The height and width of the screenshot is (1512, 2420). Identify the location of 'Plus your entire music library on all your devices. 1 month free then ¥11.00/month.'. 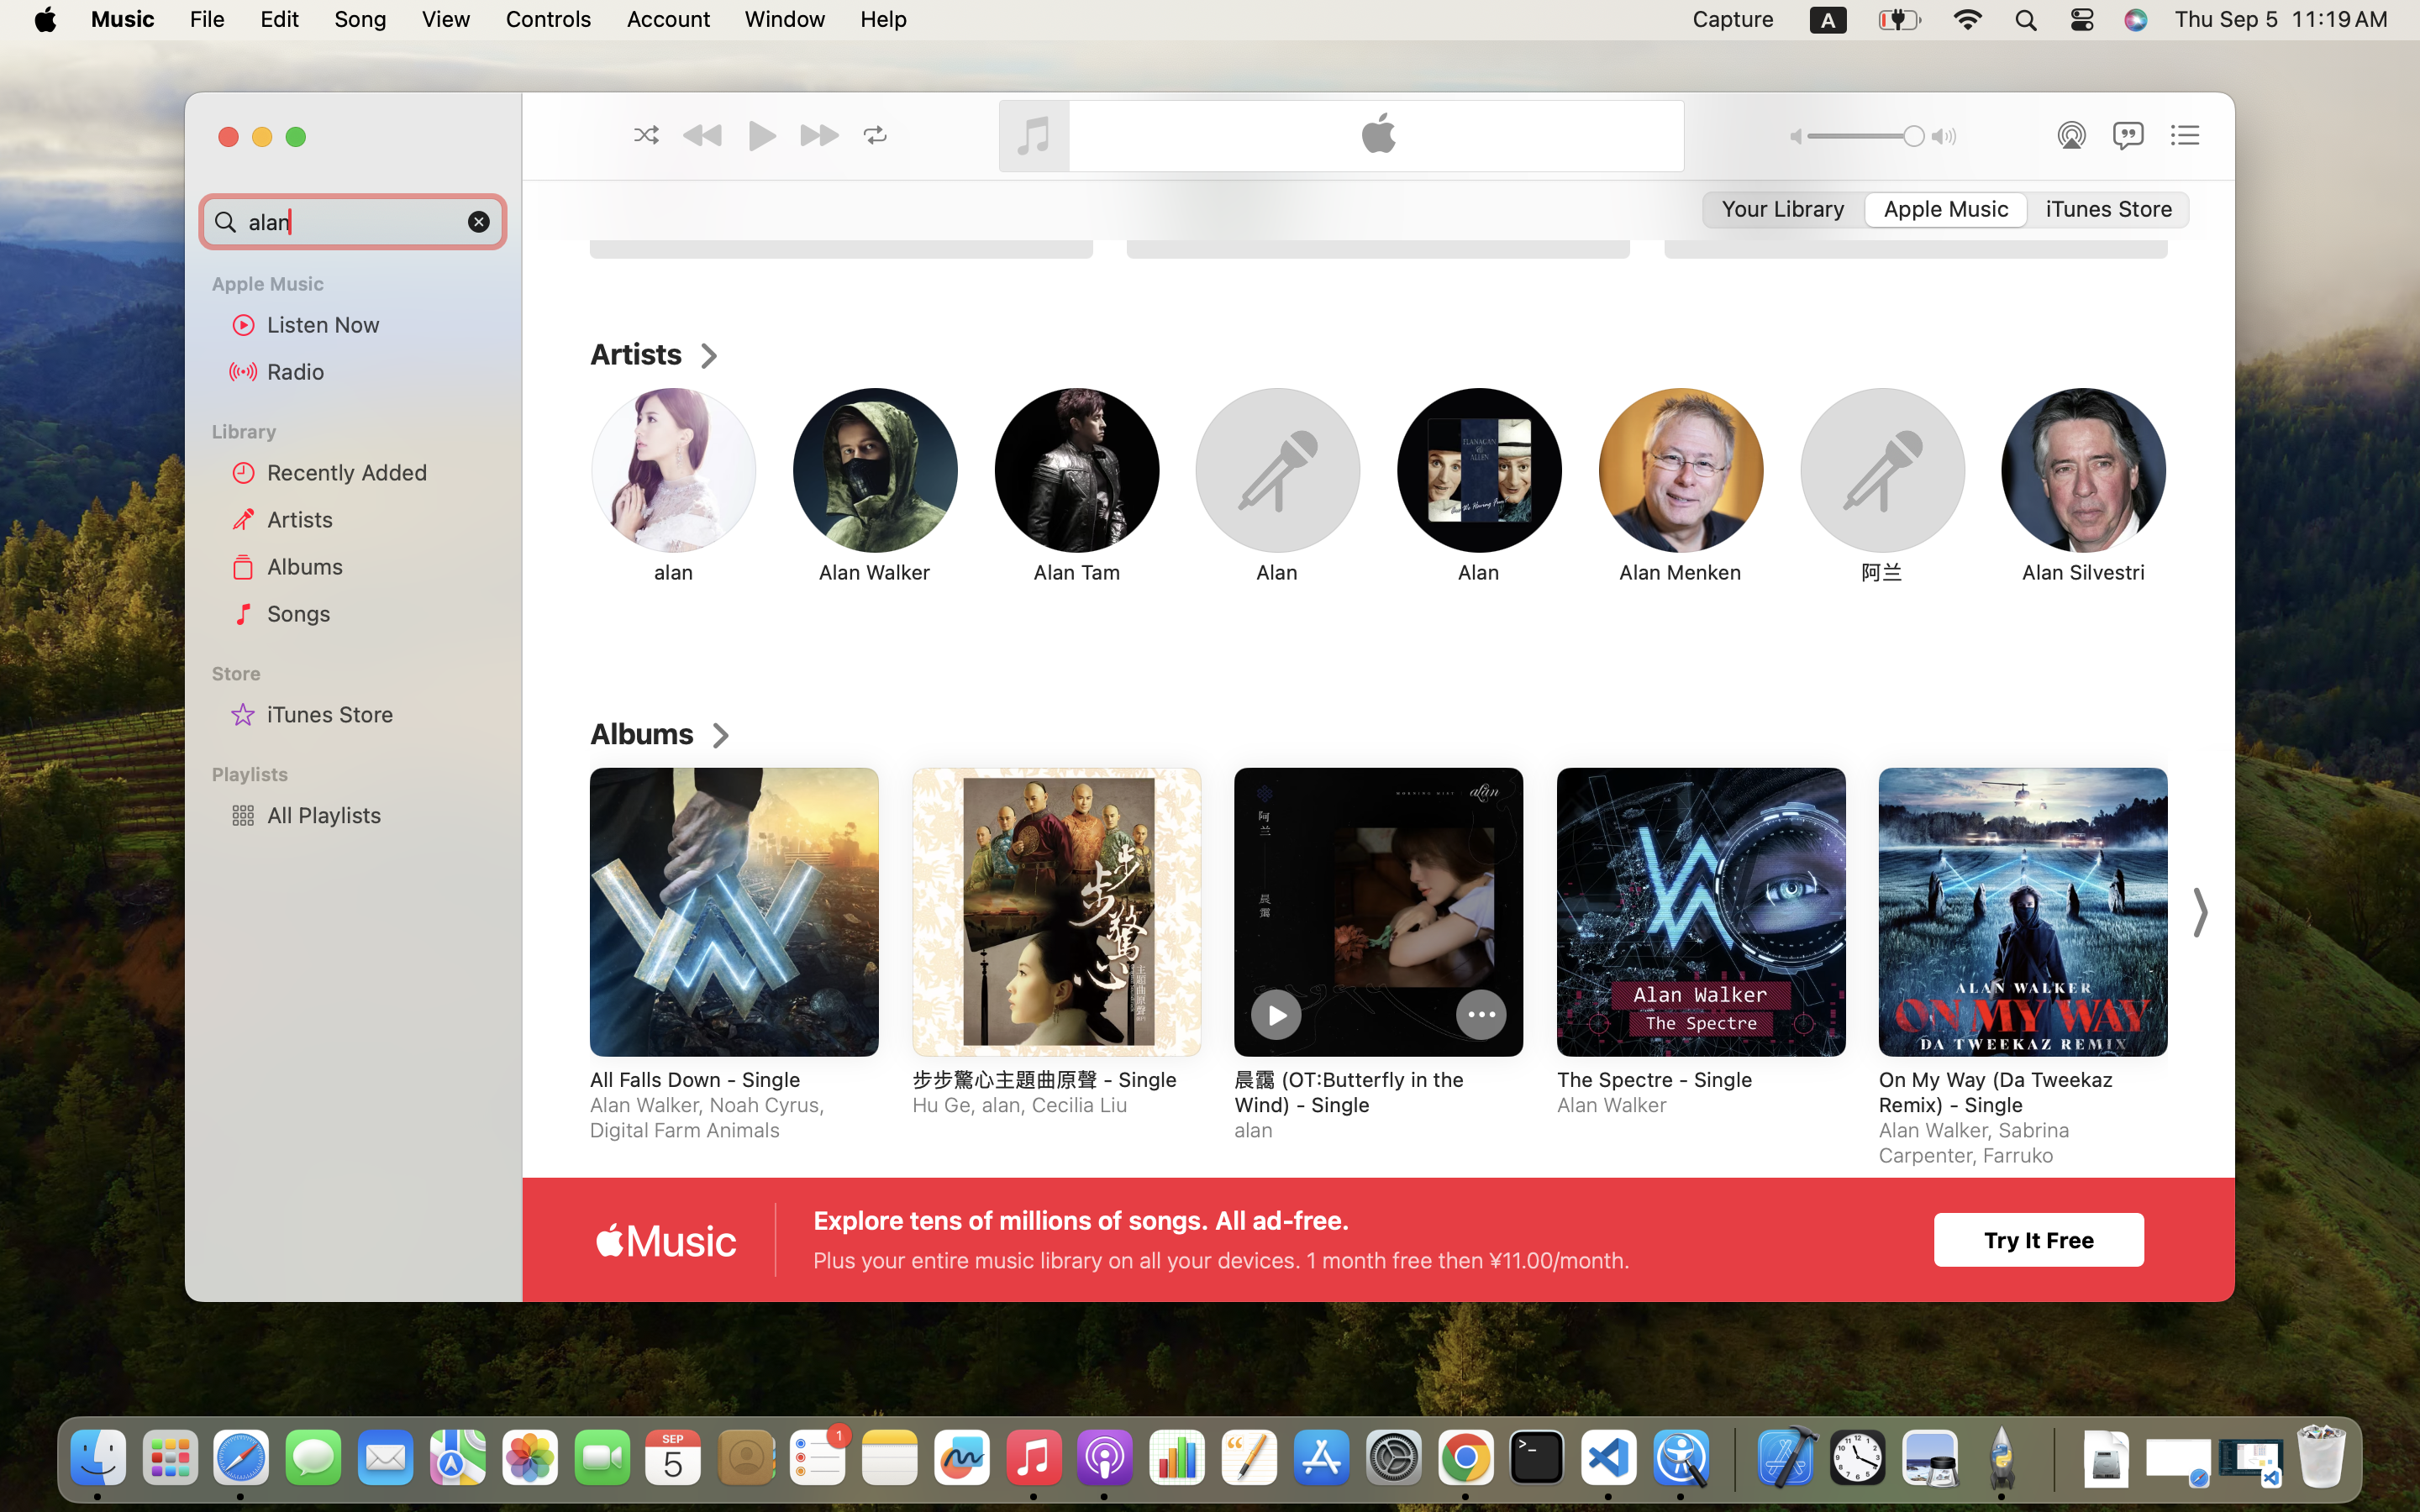
(1221, 1259).